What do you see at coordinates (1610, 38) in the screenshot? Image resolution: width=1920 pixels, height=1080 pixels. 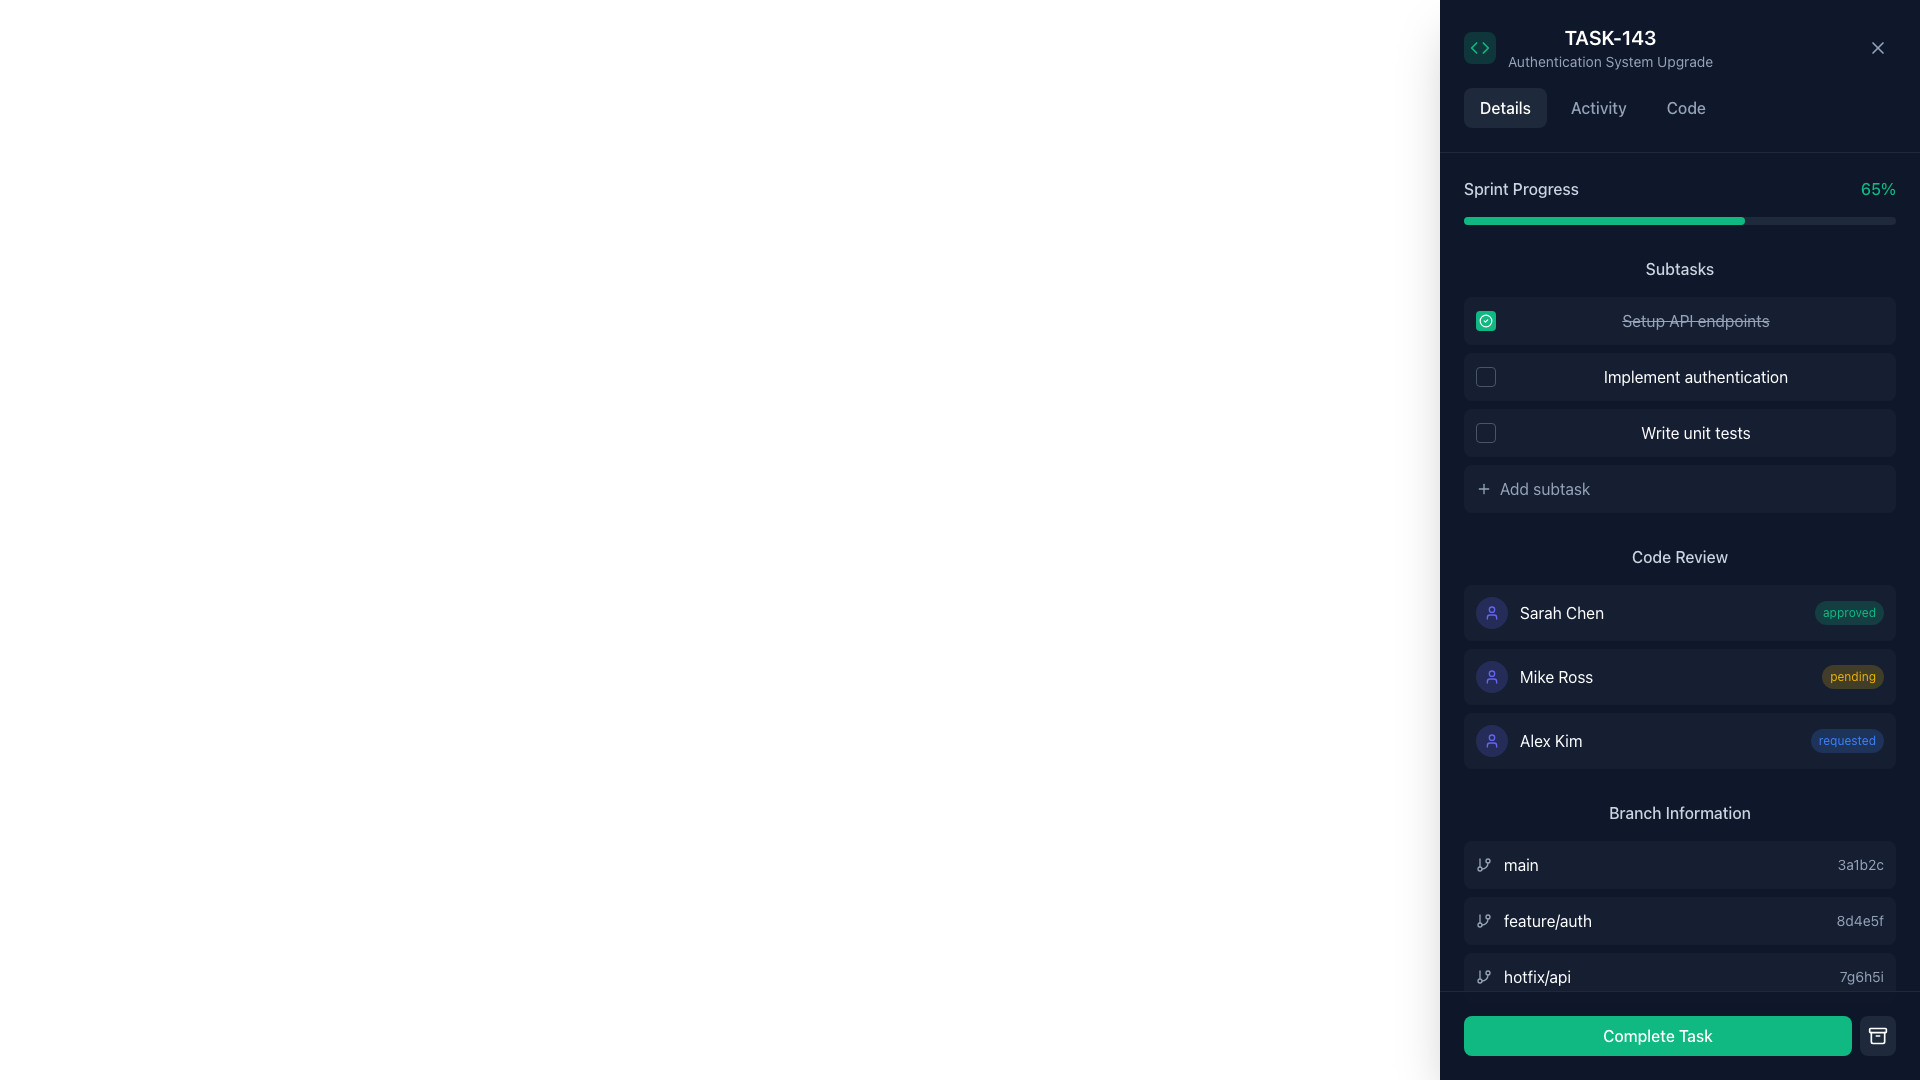 I see `the text element displaying 'TASK-143', which is styled in bold with a larger font size and white color against a dark background, indicating its significance as a title or identifier` at bounding box center [1610, 38].